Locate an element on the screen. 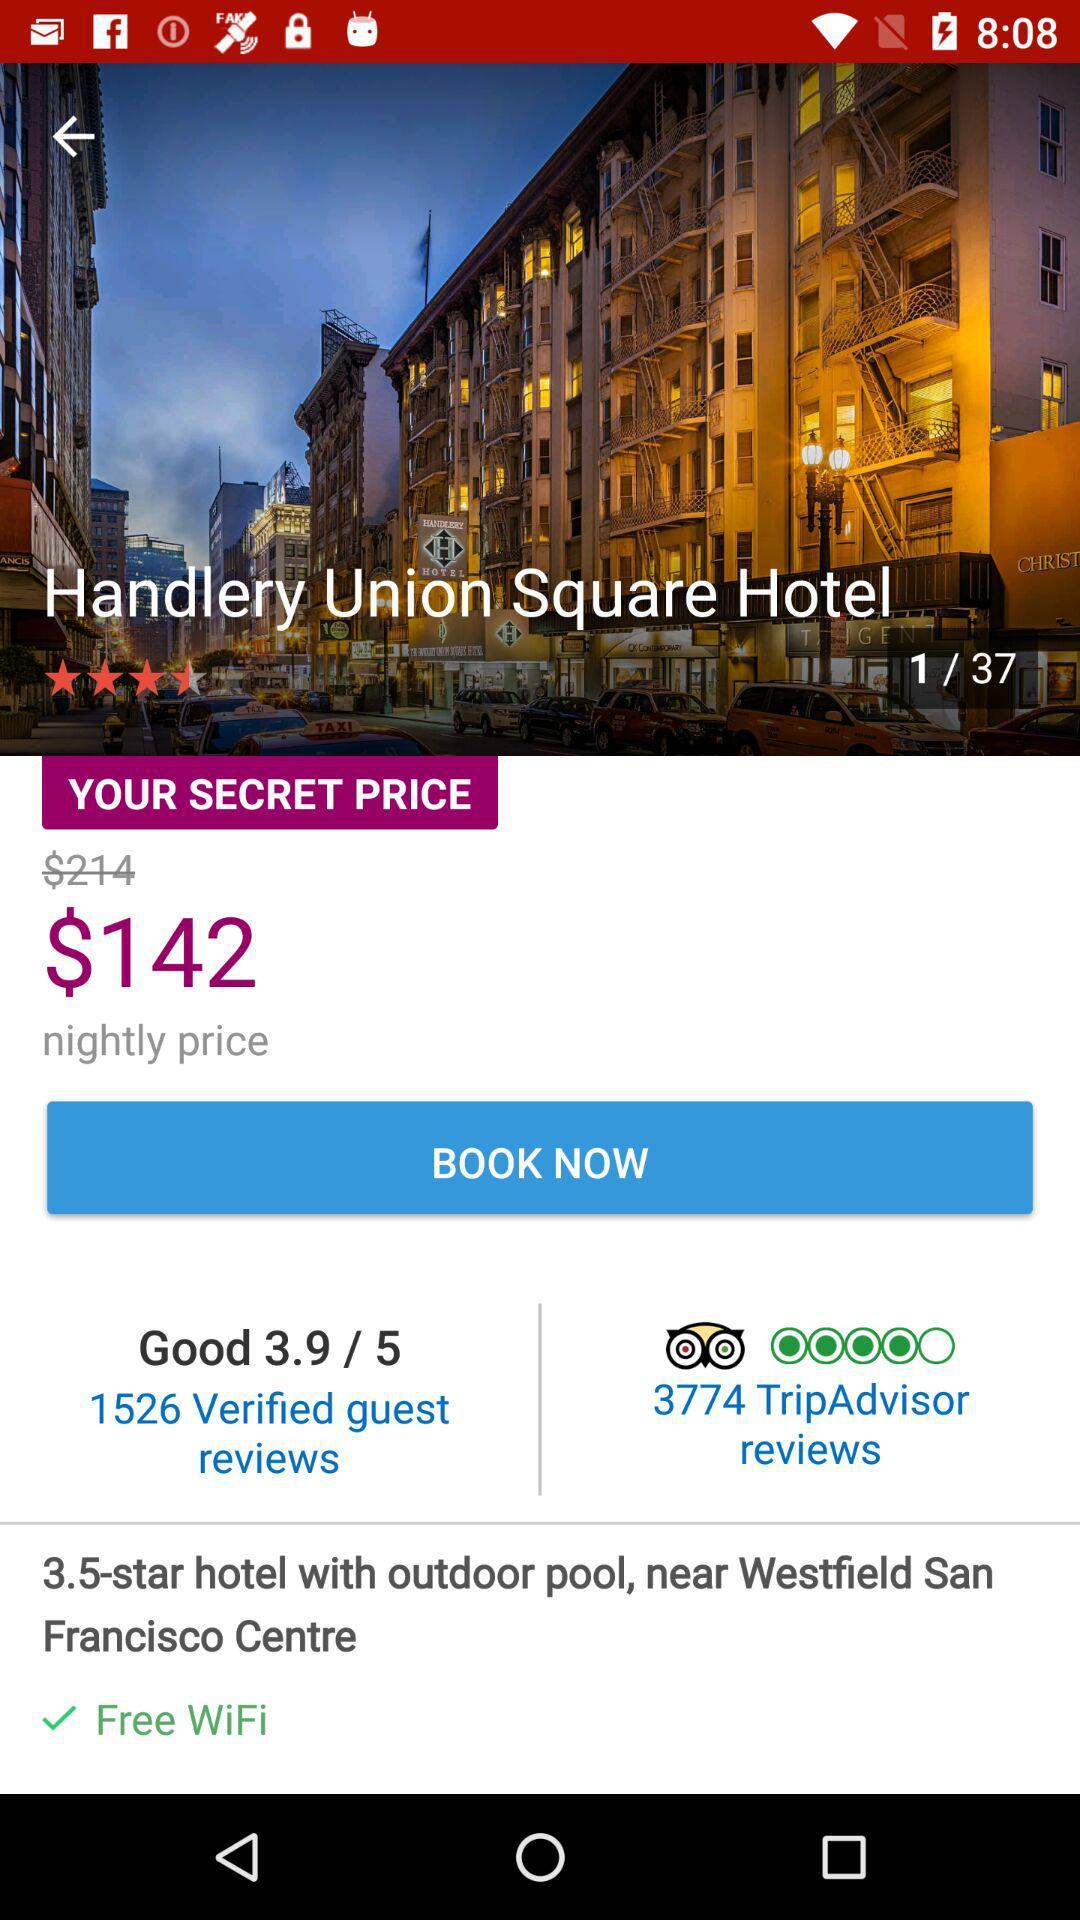 The height and width of the screenshot is (1920, 1080). book now is located at coordinates (540, 1161).